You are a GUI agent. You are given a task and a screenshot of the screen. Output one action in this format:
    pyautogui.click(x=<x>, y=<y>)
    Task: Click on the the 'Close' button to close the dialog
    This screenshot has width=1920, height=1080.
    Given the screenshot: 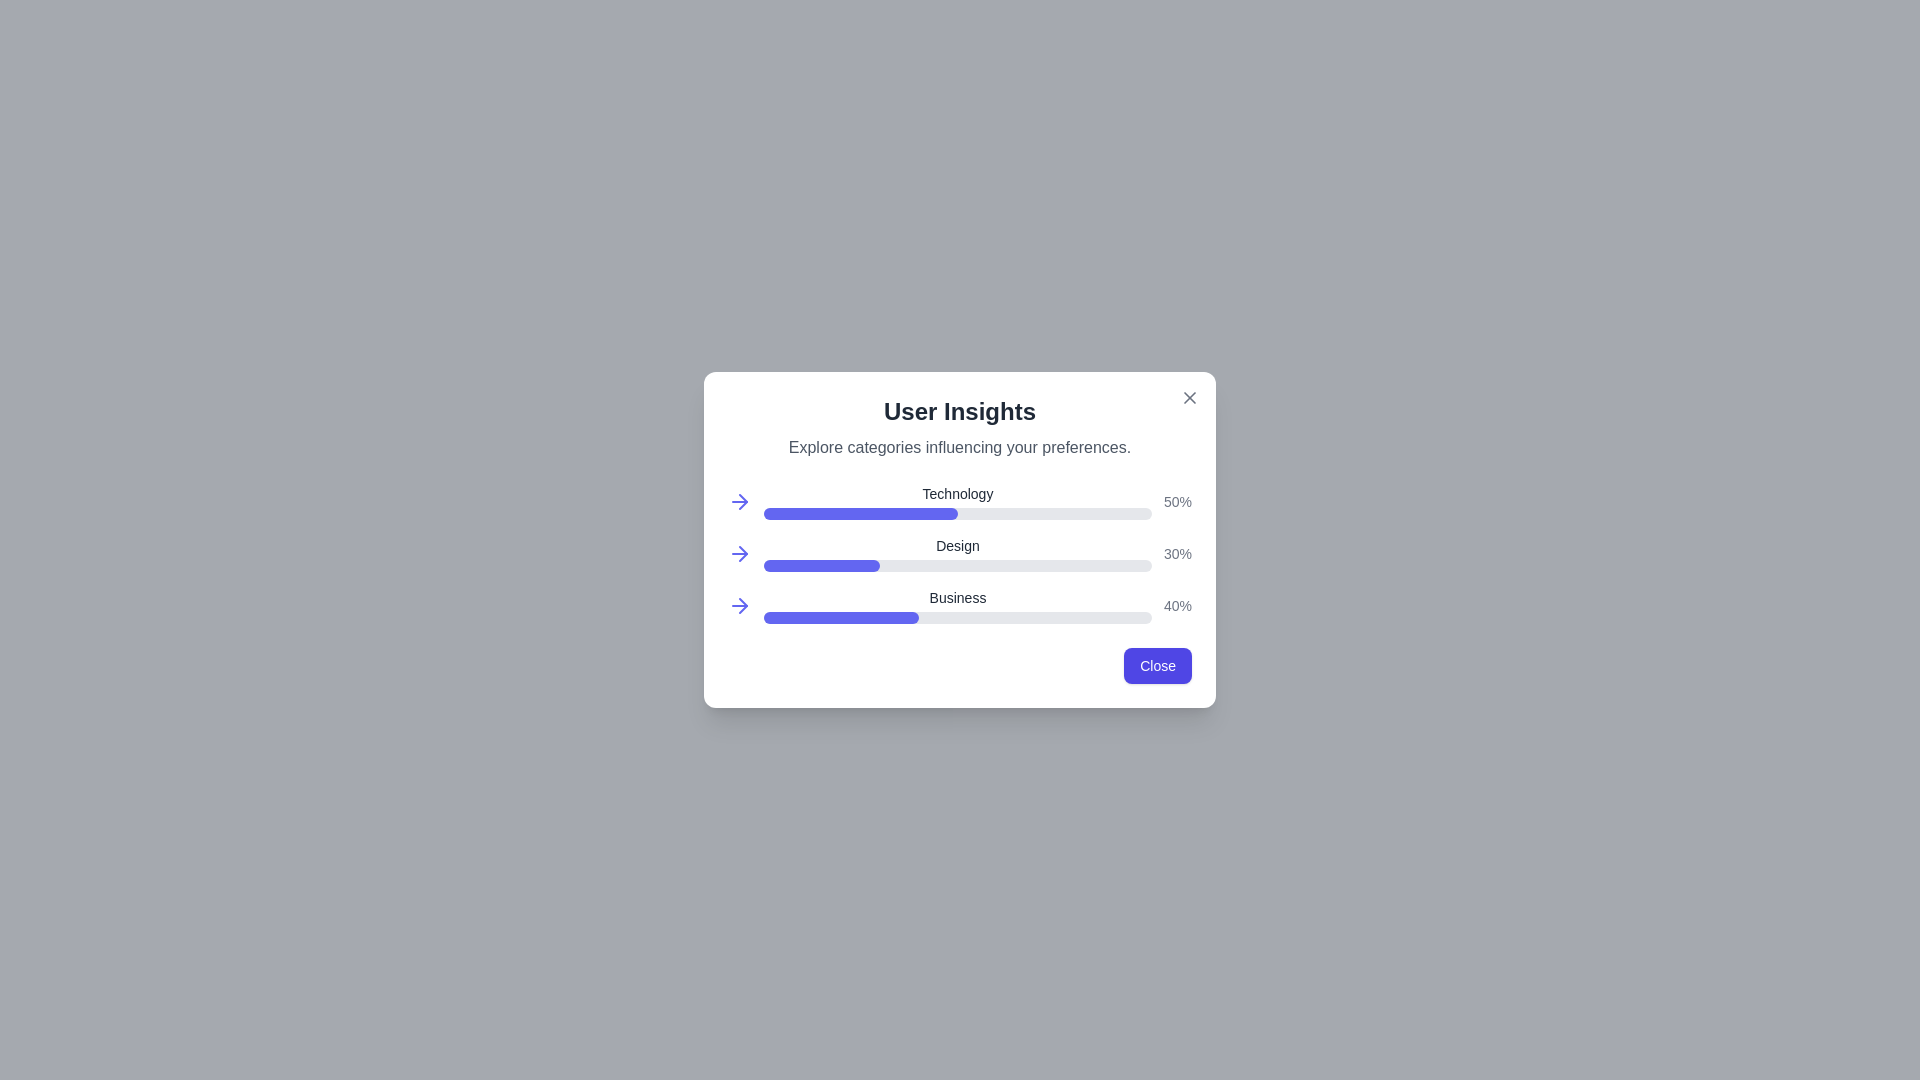 What is the action you would take?
    pyautogui.click(x=1157, y=666)
    